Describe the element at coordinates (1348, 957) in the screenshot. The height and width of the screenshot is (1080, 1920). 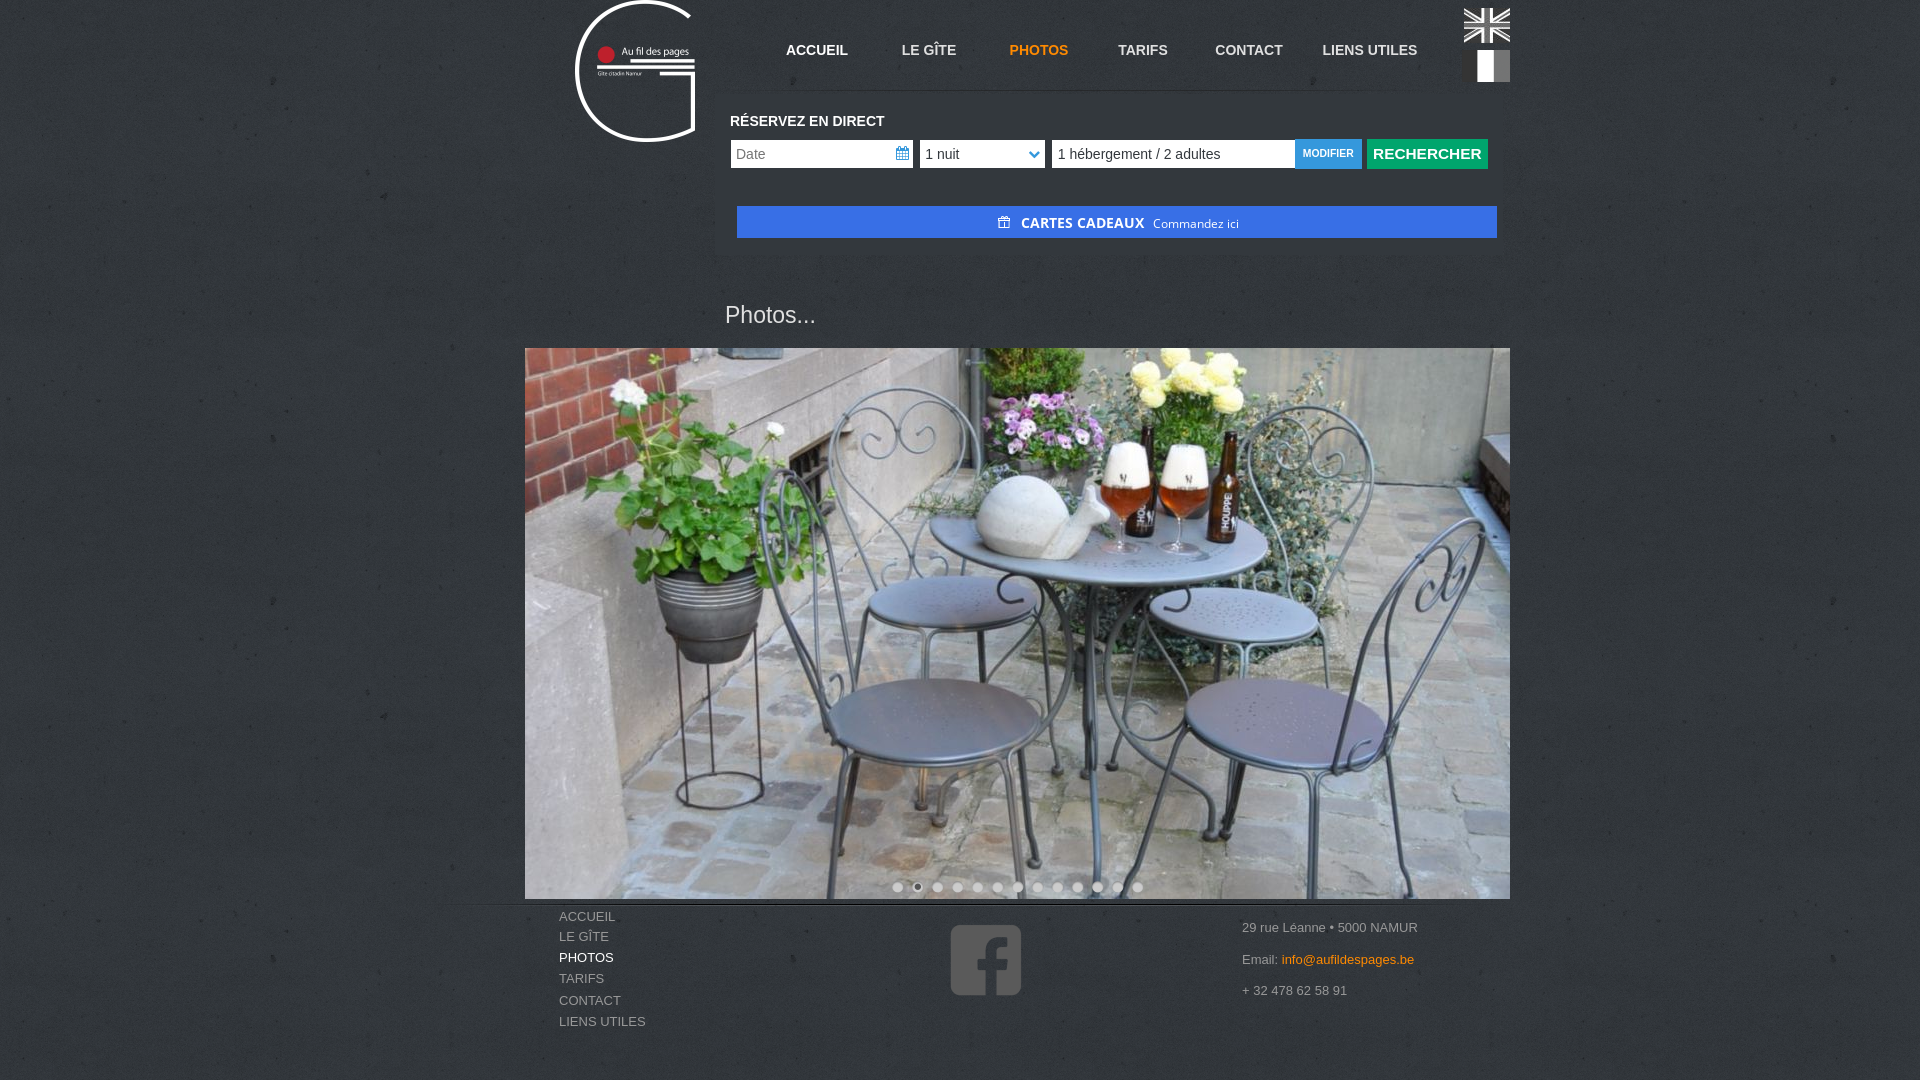
I see `'info@aufildespages.be'` at that location.